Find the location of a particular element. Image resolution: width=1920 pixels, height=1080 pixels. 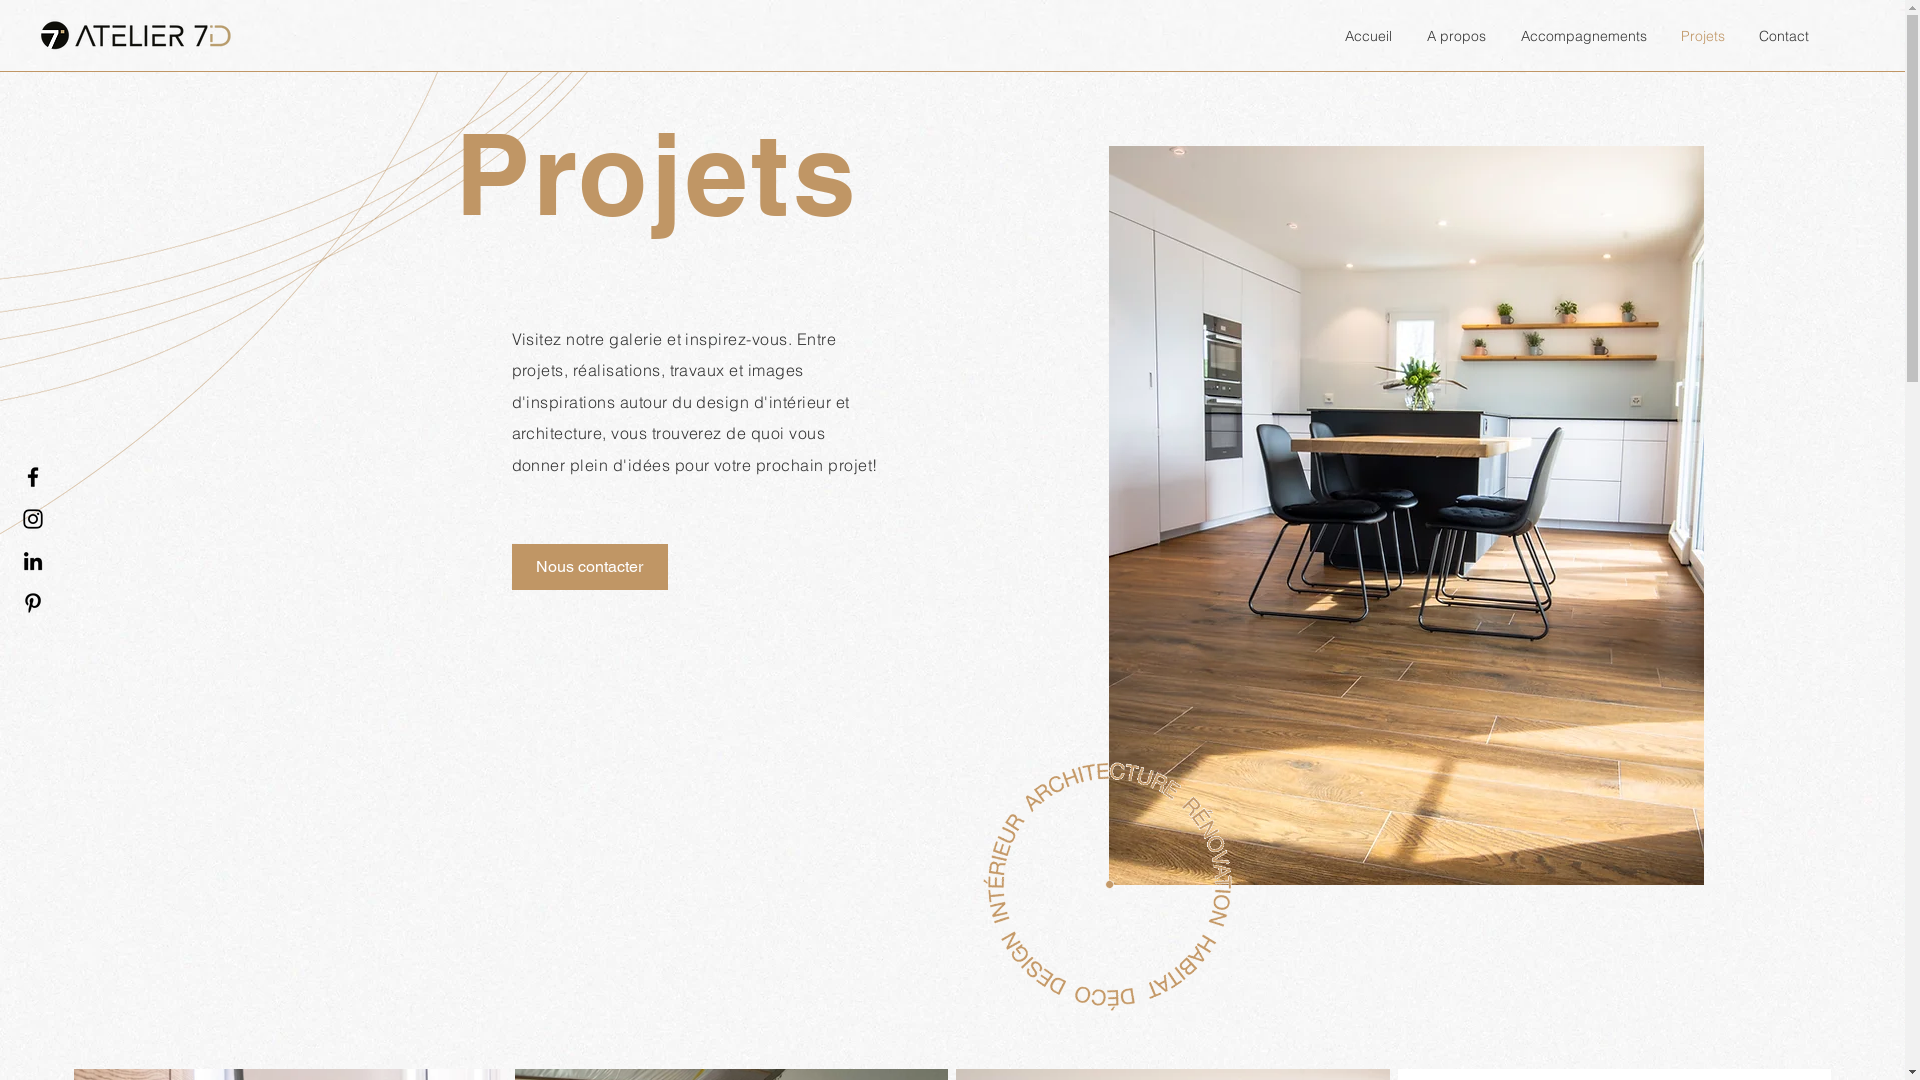

'Accueil' is located at coordinates (1365, 35).